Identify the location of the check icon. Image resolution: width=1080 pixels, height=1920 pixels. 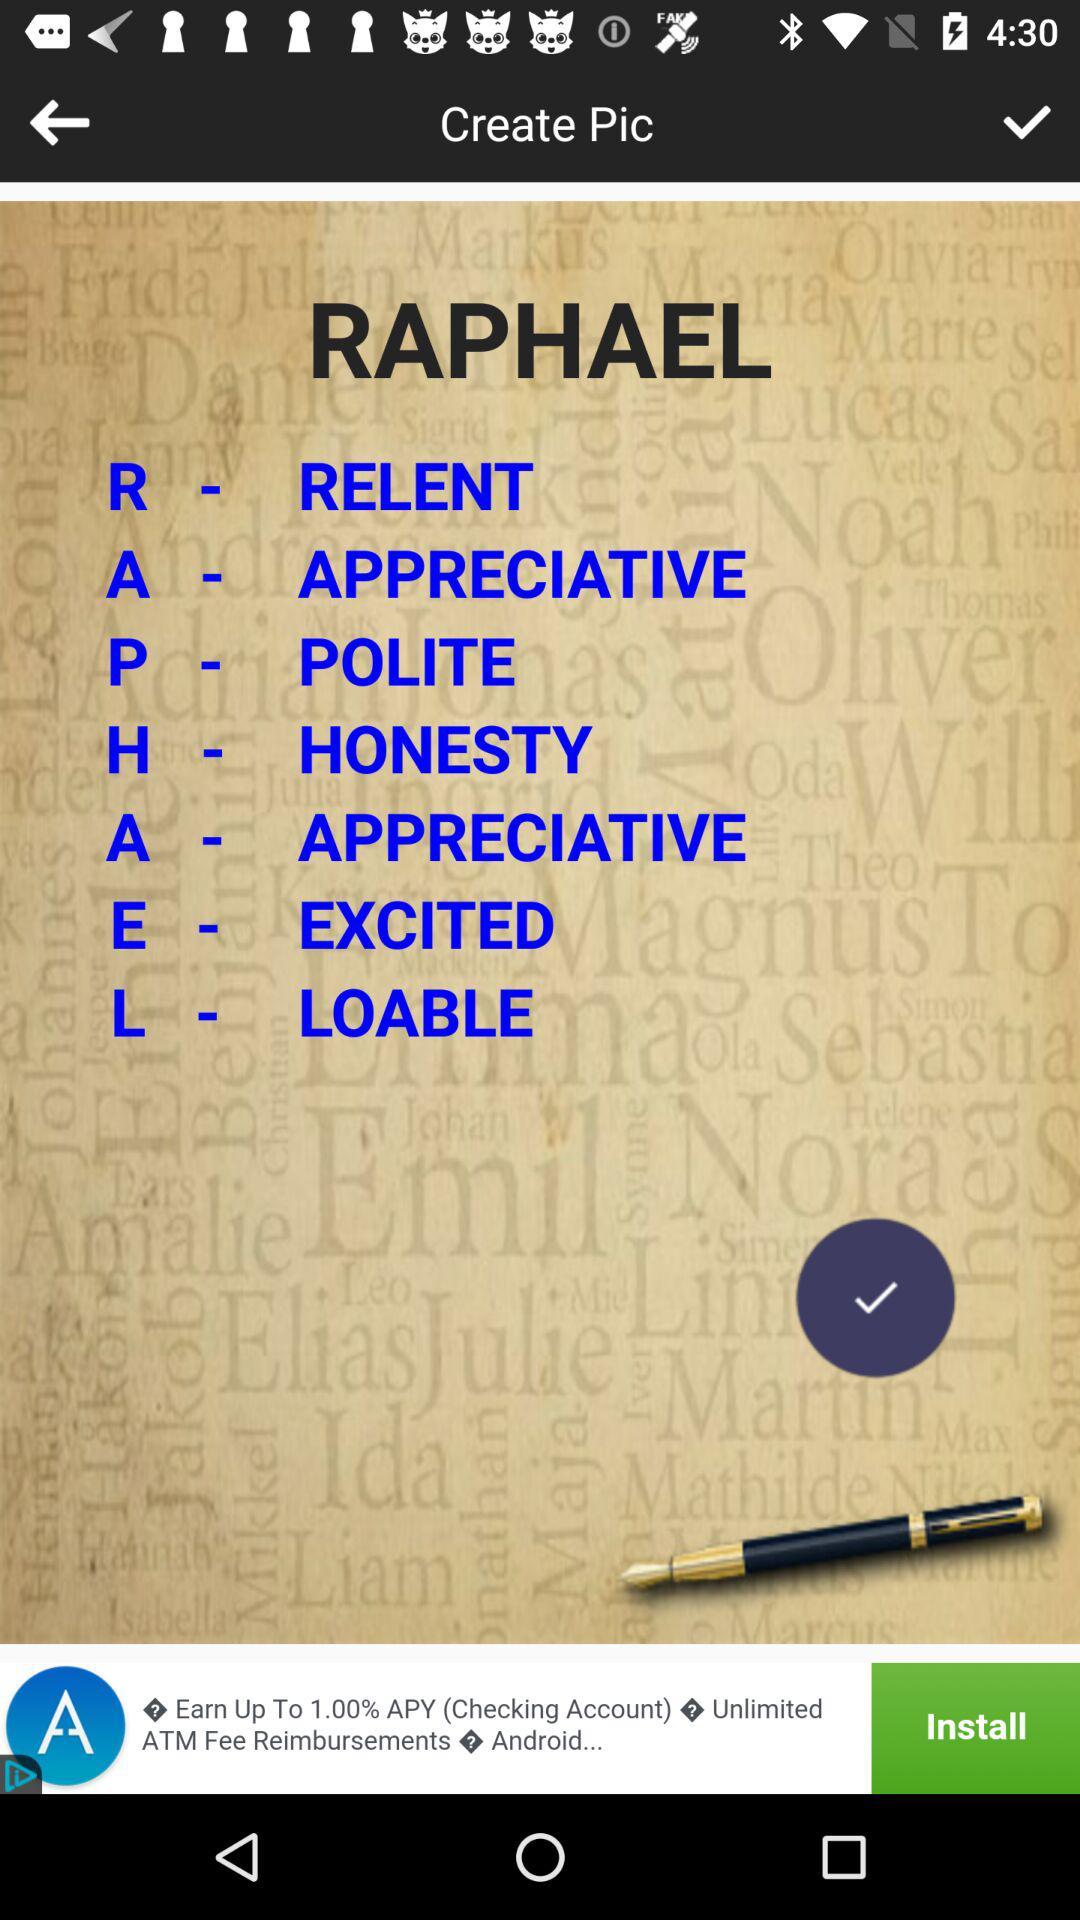
(874, 1297).